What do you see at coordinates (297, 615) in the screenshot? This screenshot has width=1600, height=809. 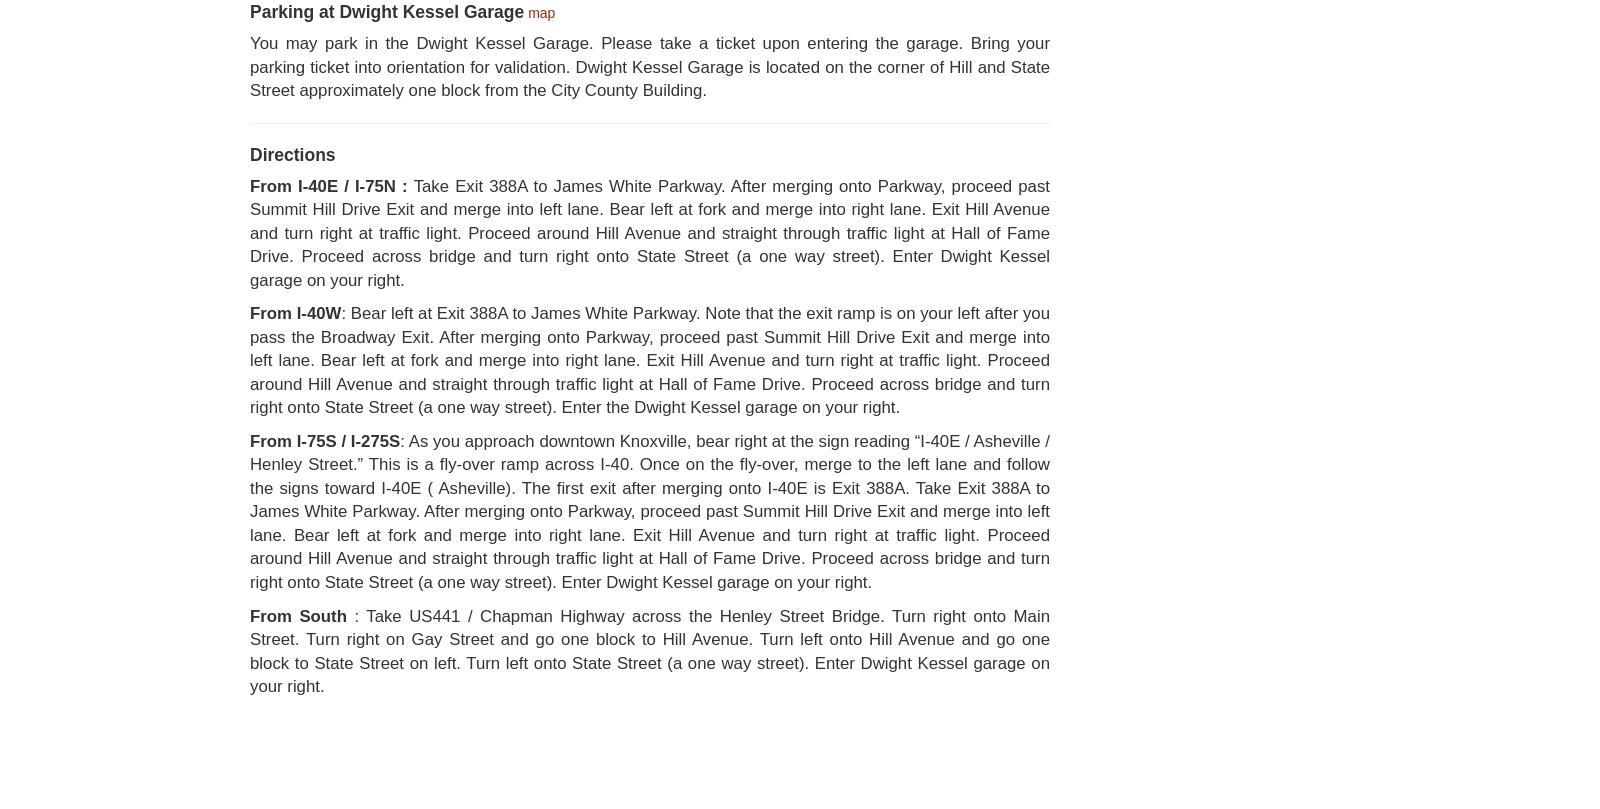 I see `'From South'` at bounding box center [297, 615].